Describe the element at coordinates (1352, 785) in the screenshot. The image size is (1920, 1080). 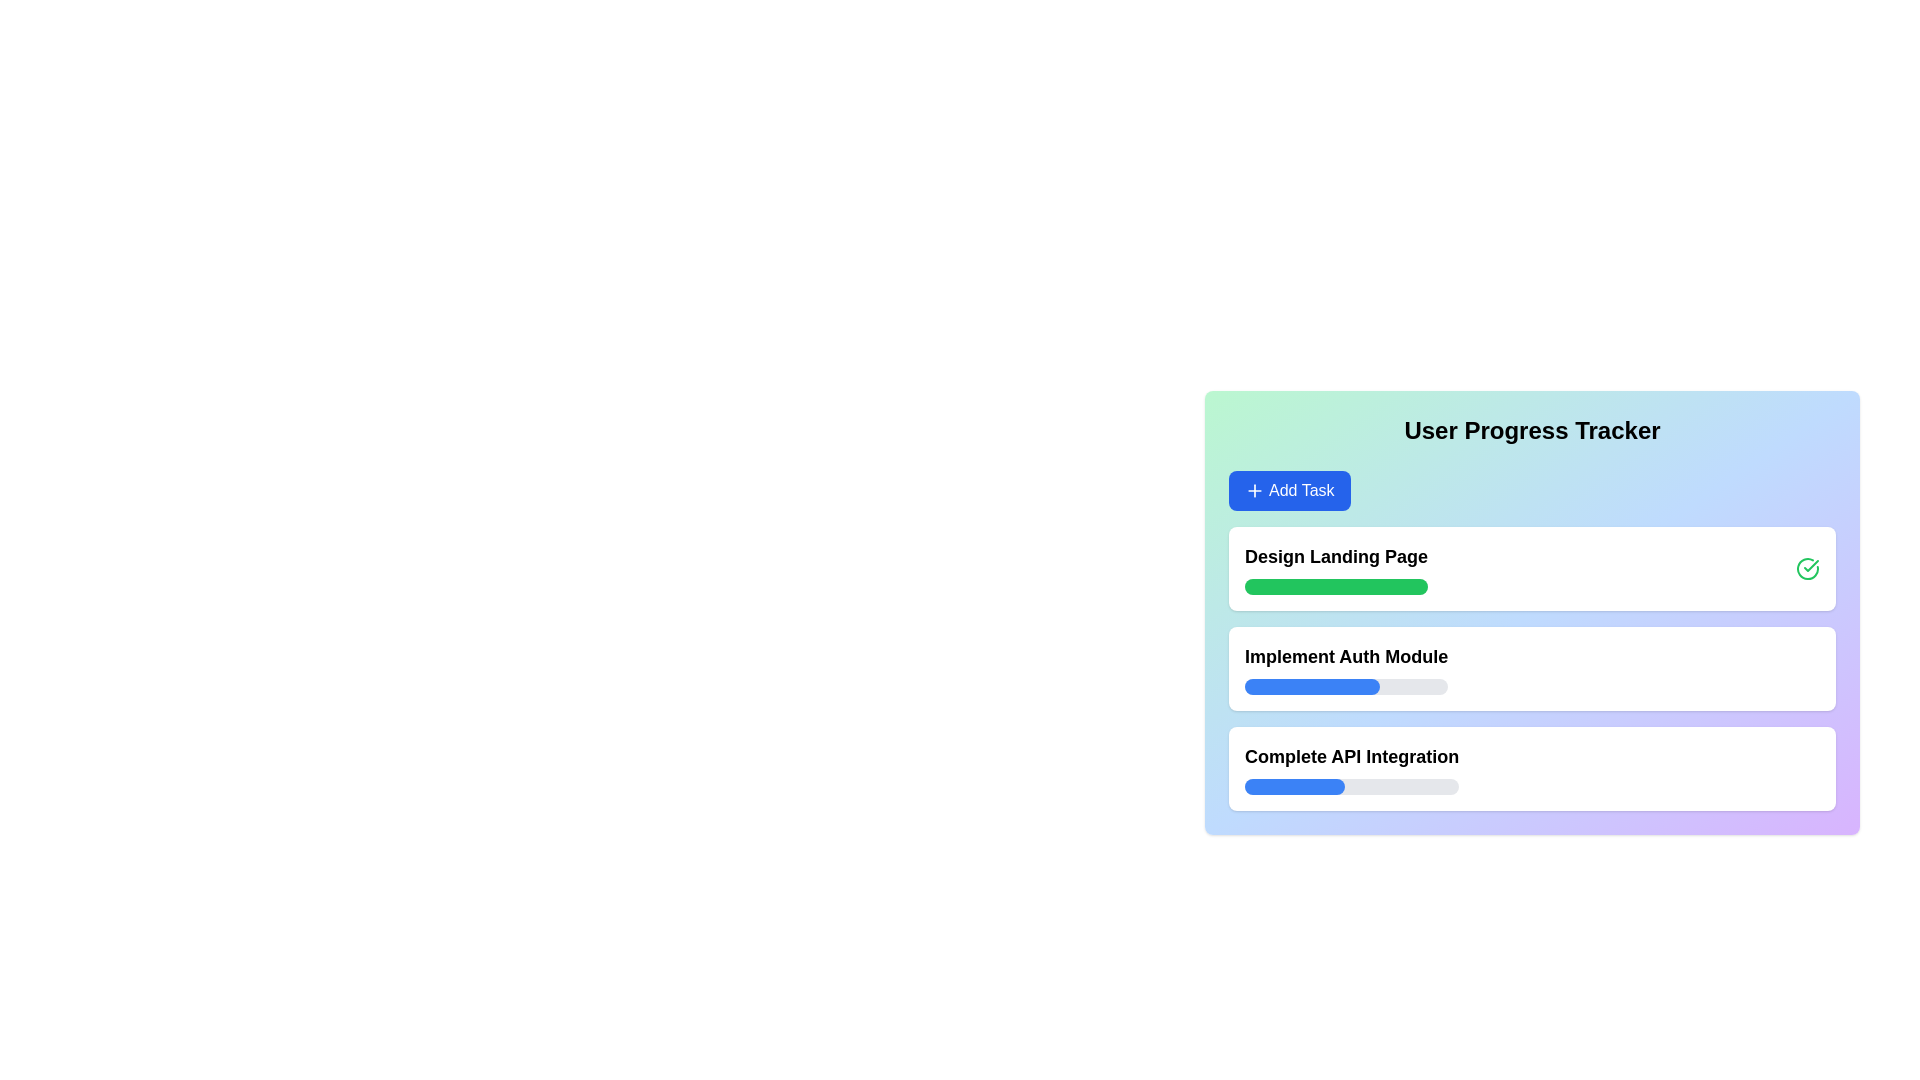
I see `the progress bar located under the text 'Complete API Integration'` at that location.